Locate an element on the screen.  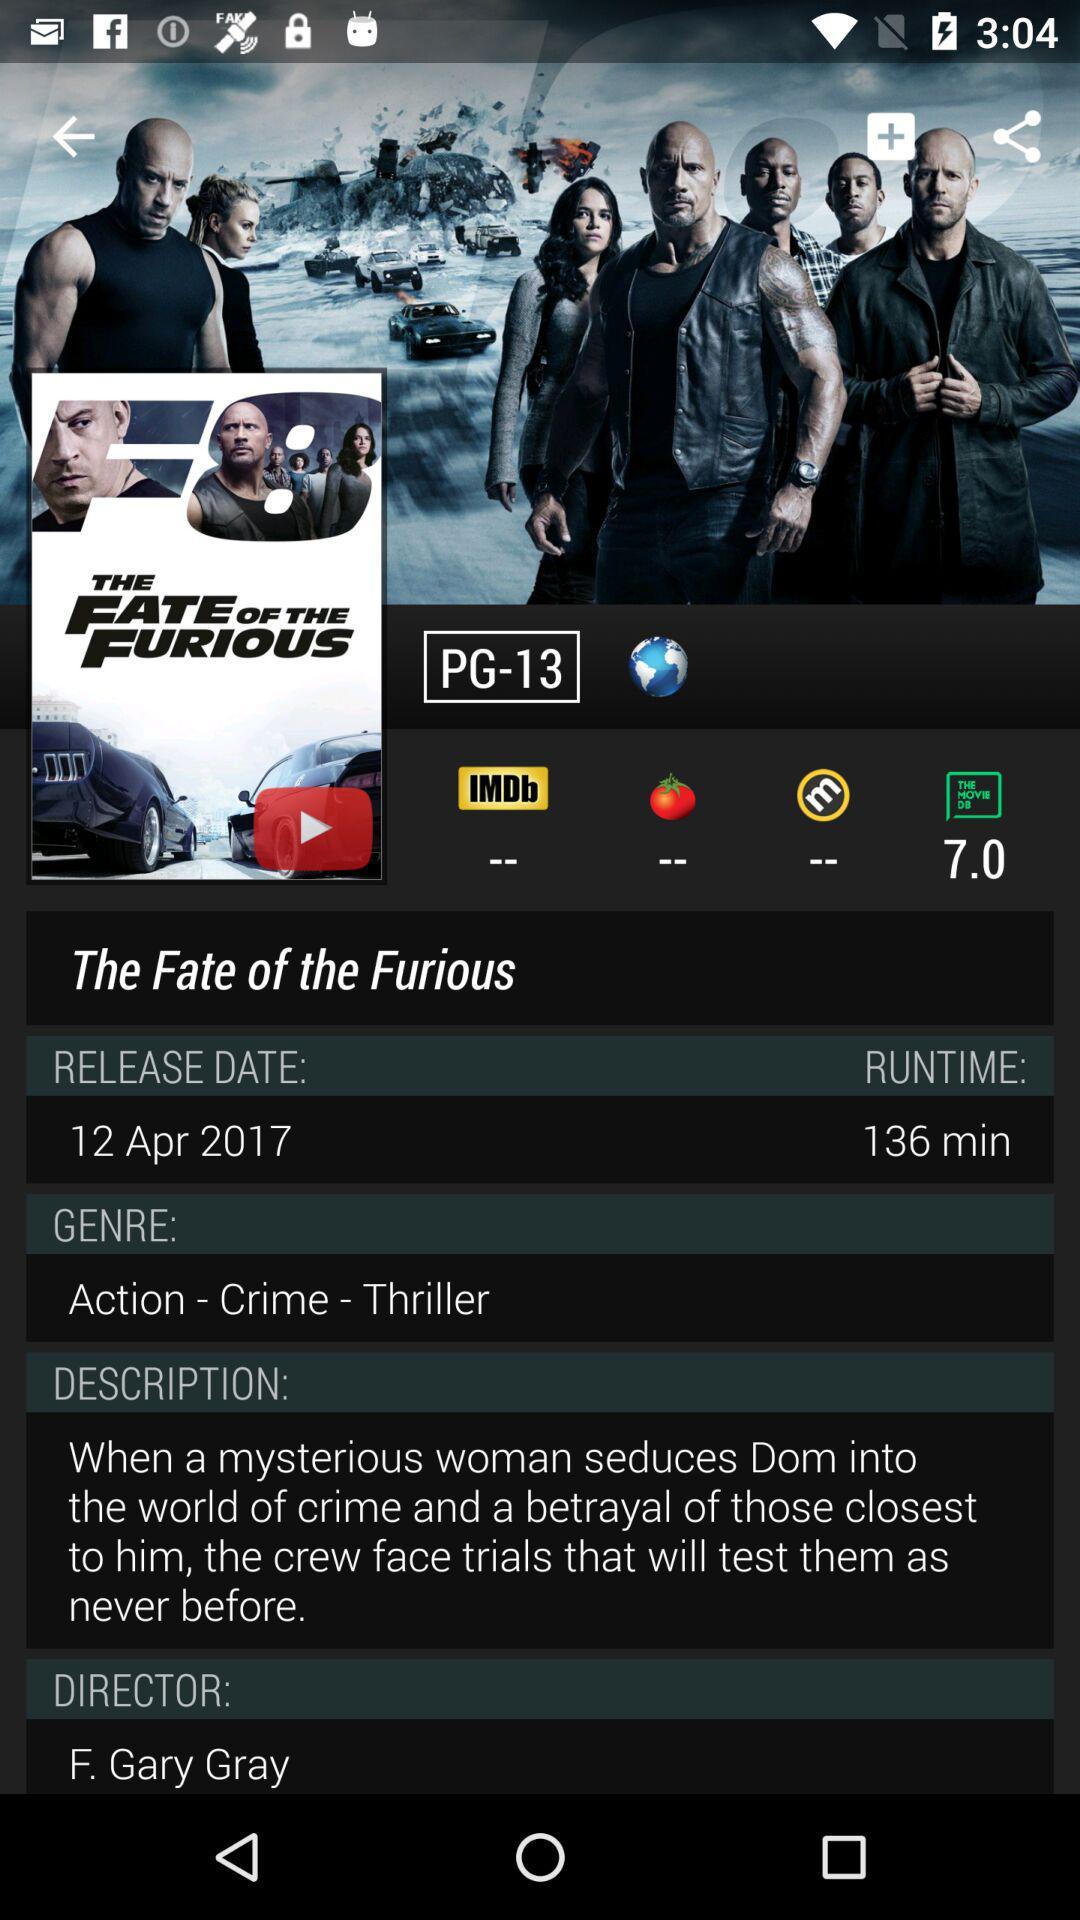
app next to   icon is located at coordinates (890, 135).